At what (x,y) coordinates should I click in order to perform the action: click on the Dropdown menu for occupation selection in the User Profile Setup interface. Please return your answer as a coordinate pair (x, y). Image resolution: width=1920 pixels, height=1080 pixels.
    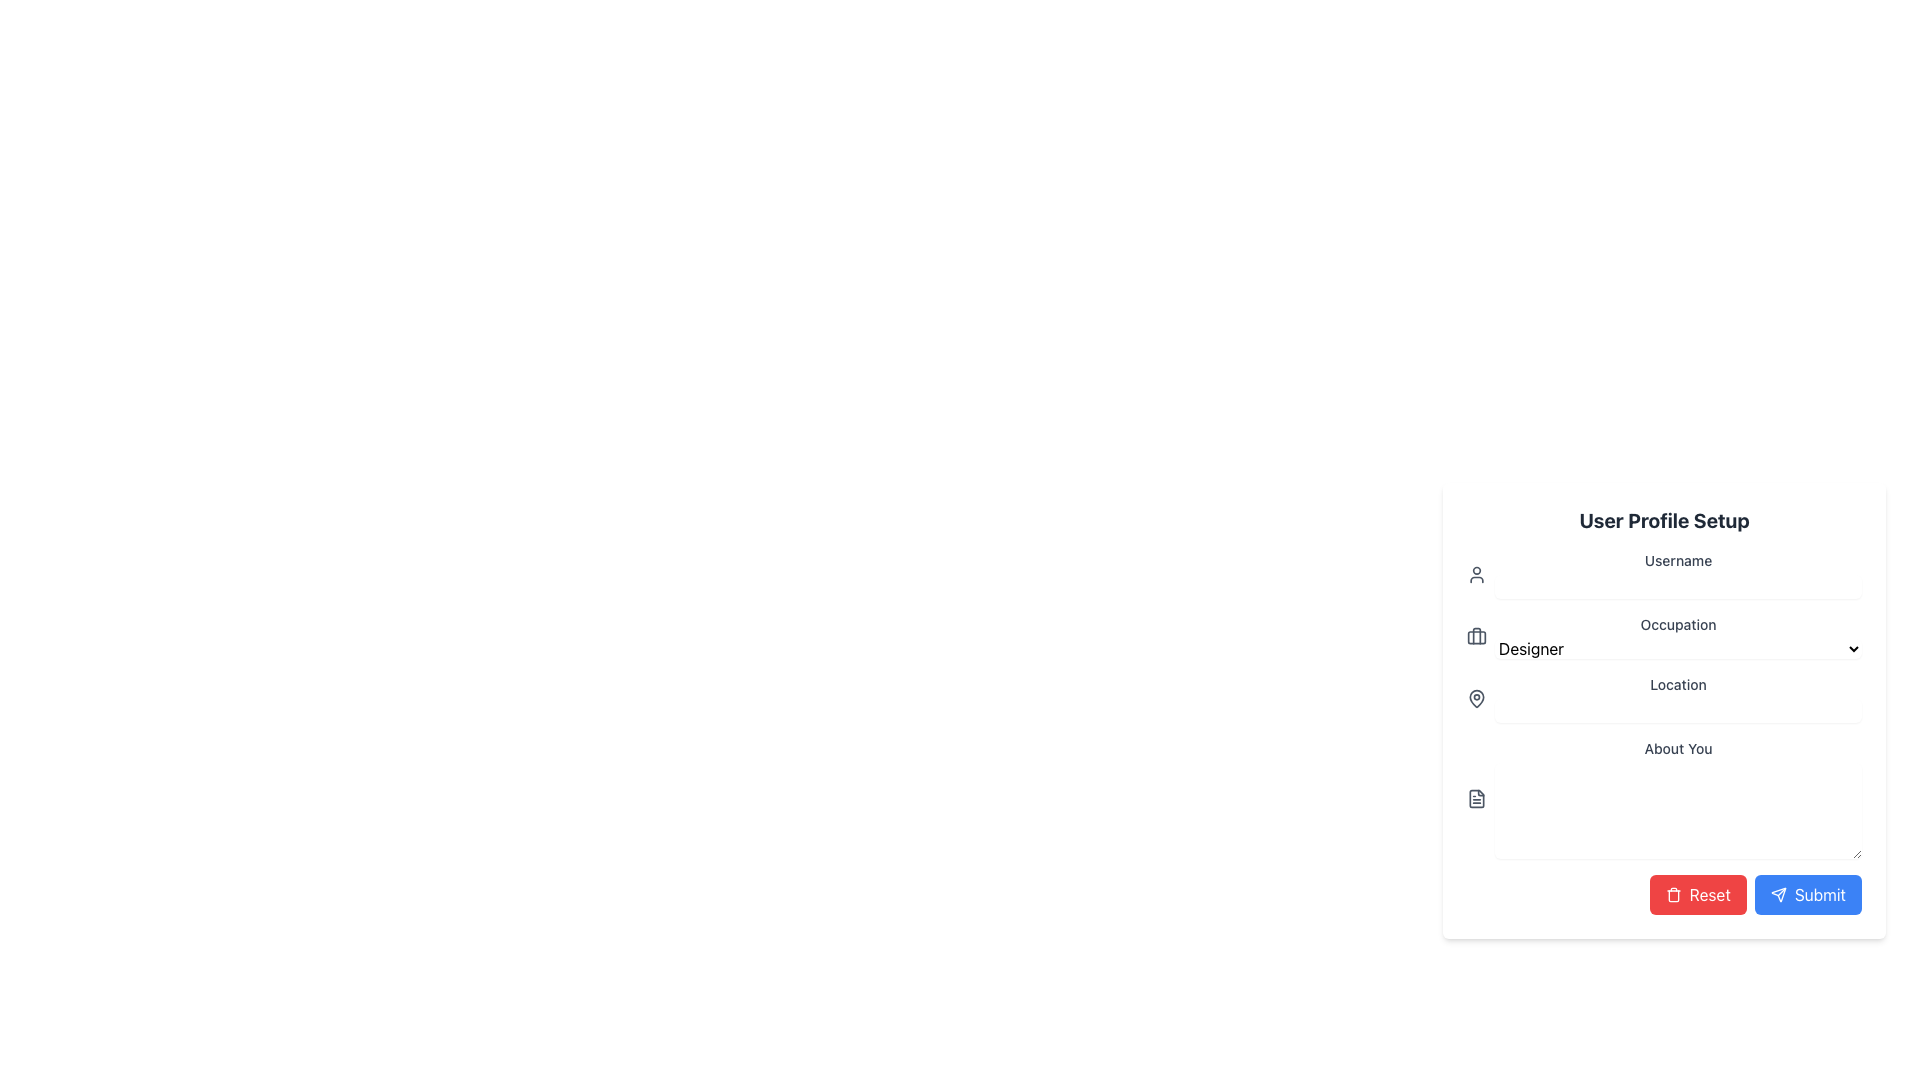
    Looking at the image, I should click on (1664, 636).